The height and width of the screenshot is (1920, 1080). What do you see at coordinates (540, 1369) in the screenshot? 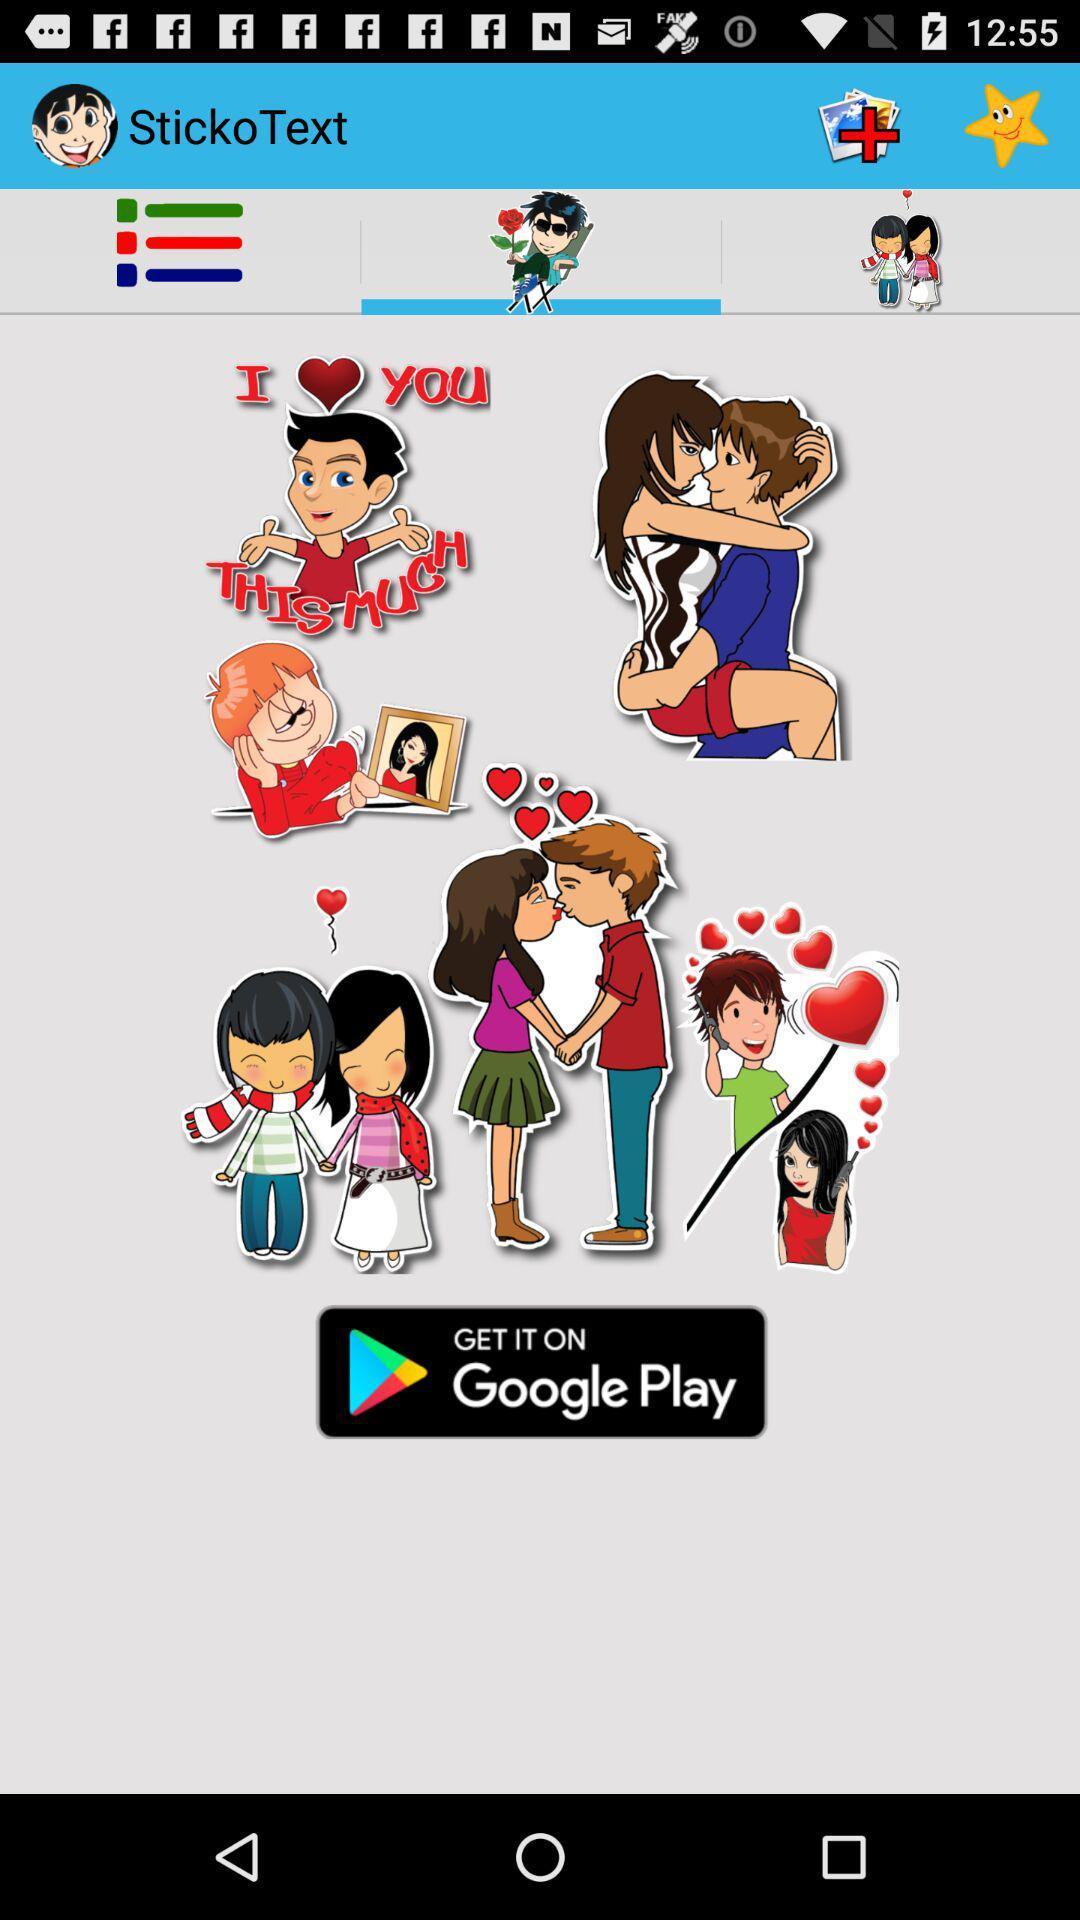
I see `google pay app` at bounding box center [540, 1369].